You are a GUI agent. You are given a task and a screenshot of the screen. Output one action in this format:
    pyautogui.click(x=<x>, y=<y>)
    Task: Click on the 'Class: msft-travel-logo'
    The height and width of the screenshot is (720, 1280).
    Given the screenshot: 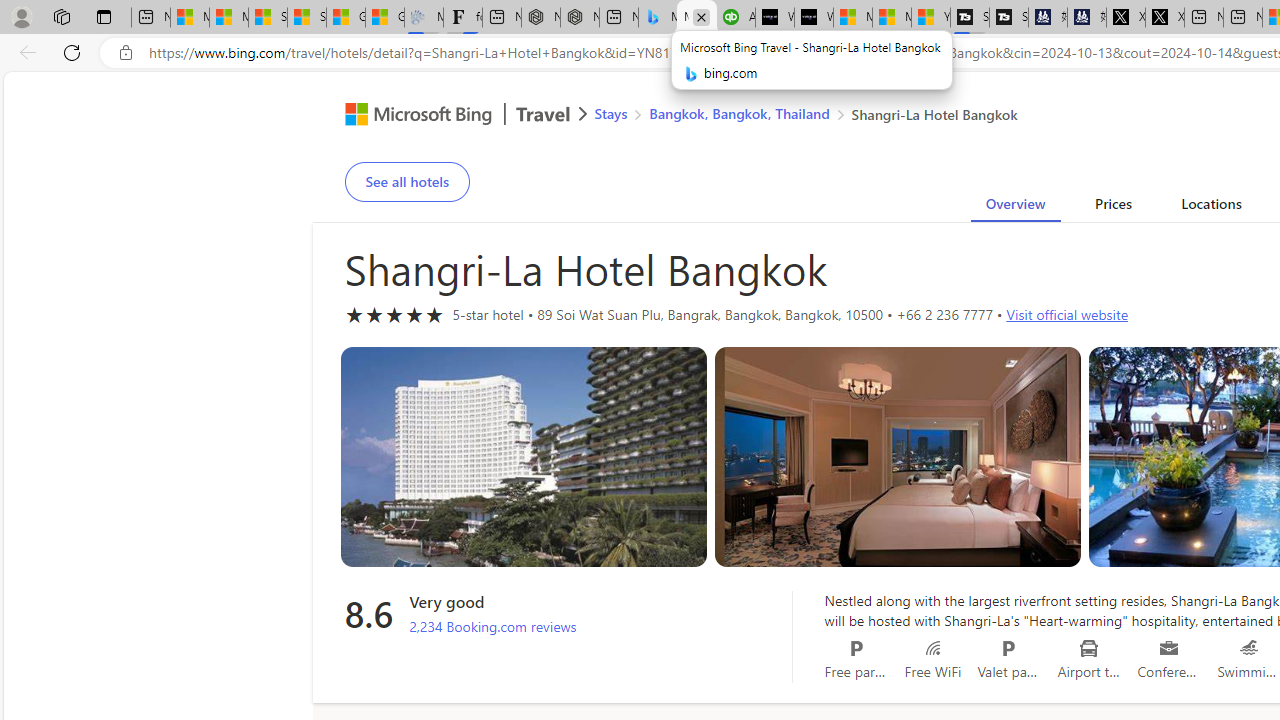 What is the action you would take?
    pyautogui.click(x=543, y=114)
    